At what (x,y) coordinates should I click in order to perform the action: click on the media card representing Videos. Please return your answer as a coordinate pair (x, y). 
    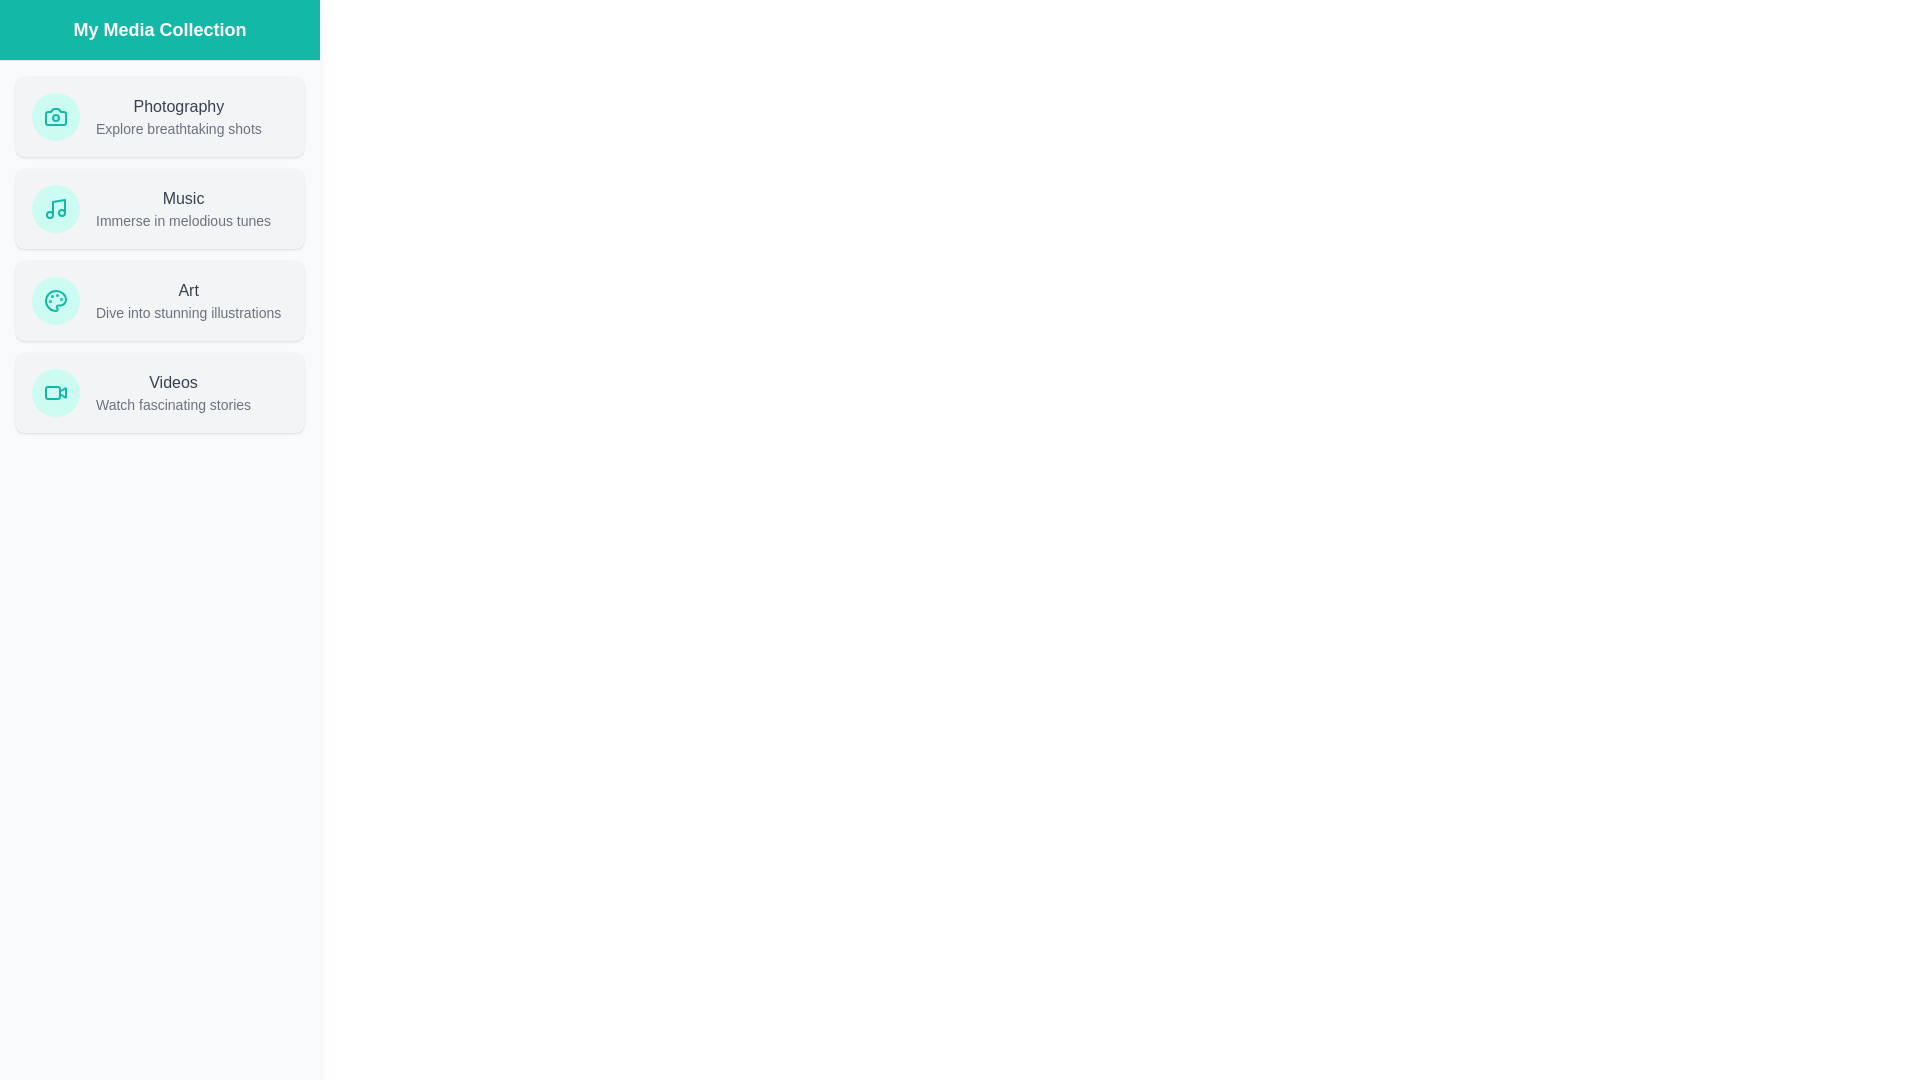
    Looking at the image, I should click on (158, 393).